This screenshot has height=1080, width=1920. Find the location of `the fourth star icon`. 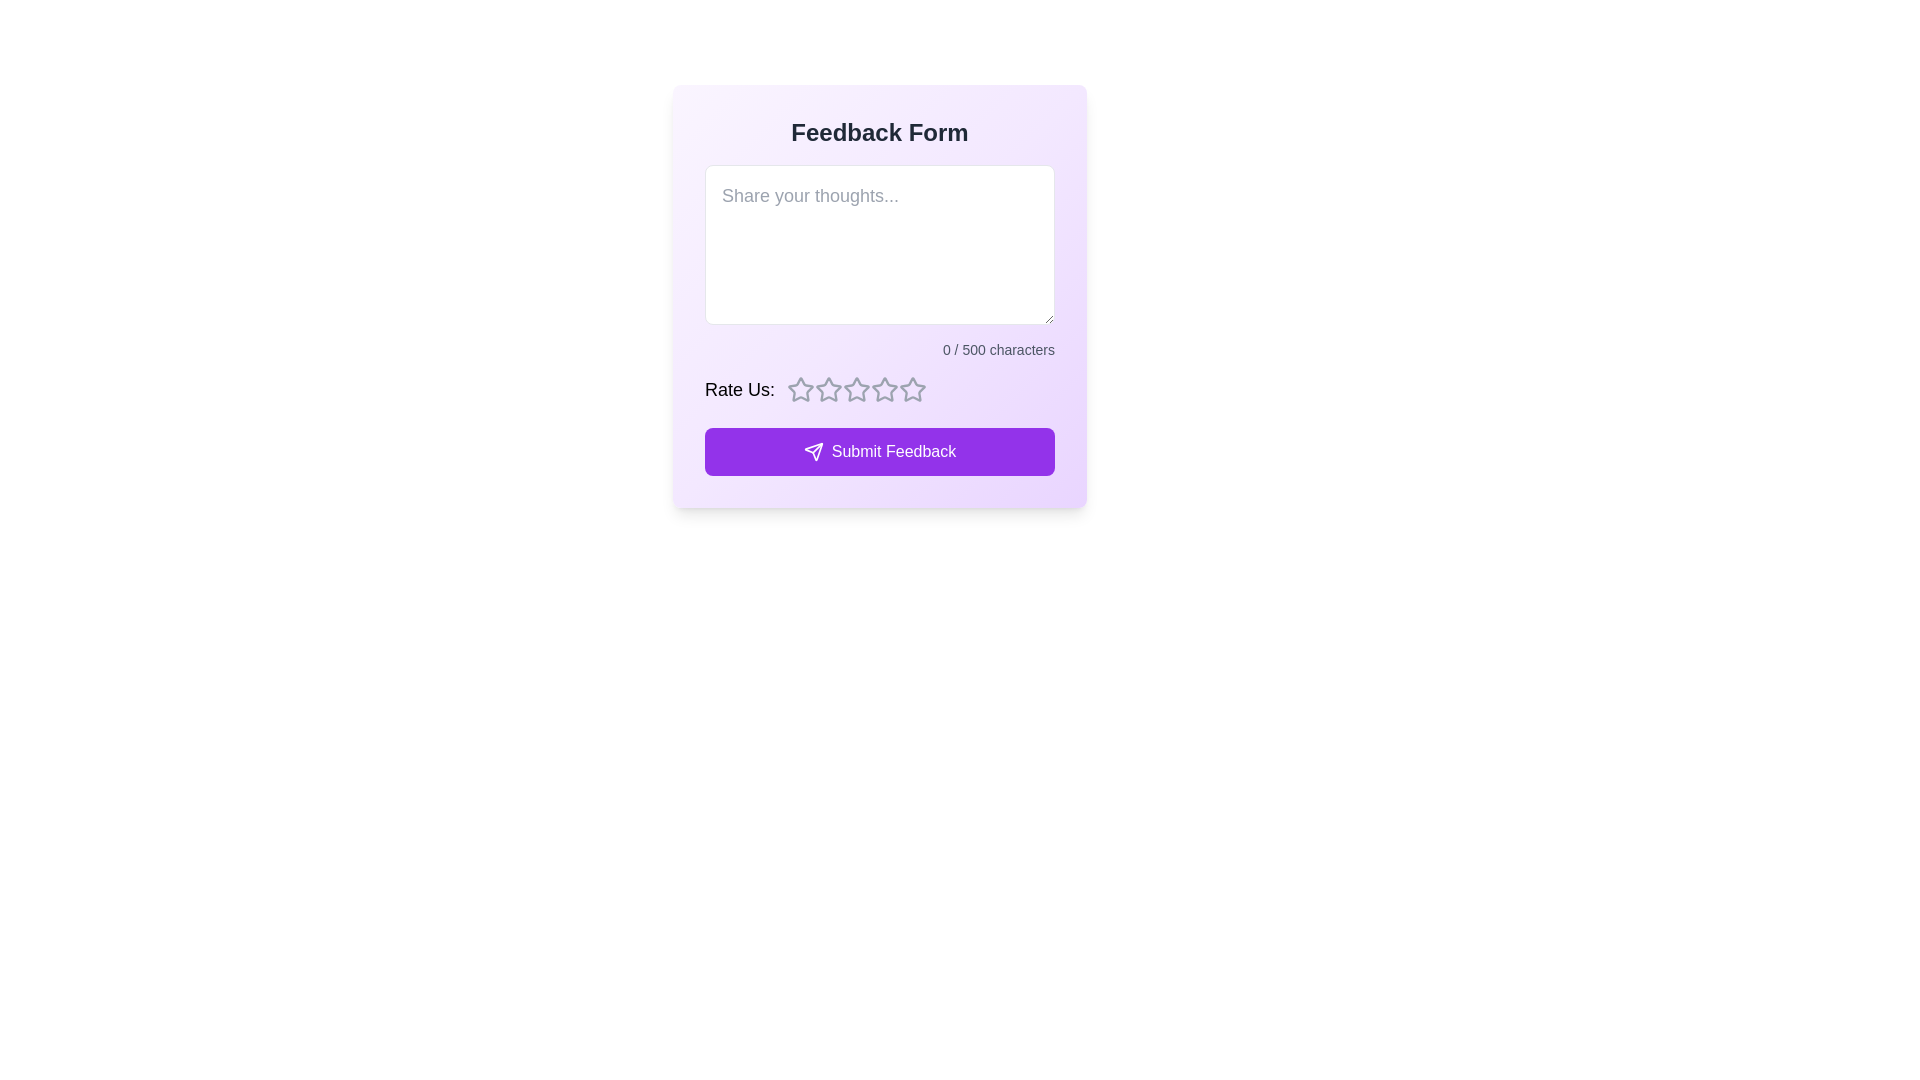

the fourth star icon is located at coordinates (857, 389).